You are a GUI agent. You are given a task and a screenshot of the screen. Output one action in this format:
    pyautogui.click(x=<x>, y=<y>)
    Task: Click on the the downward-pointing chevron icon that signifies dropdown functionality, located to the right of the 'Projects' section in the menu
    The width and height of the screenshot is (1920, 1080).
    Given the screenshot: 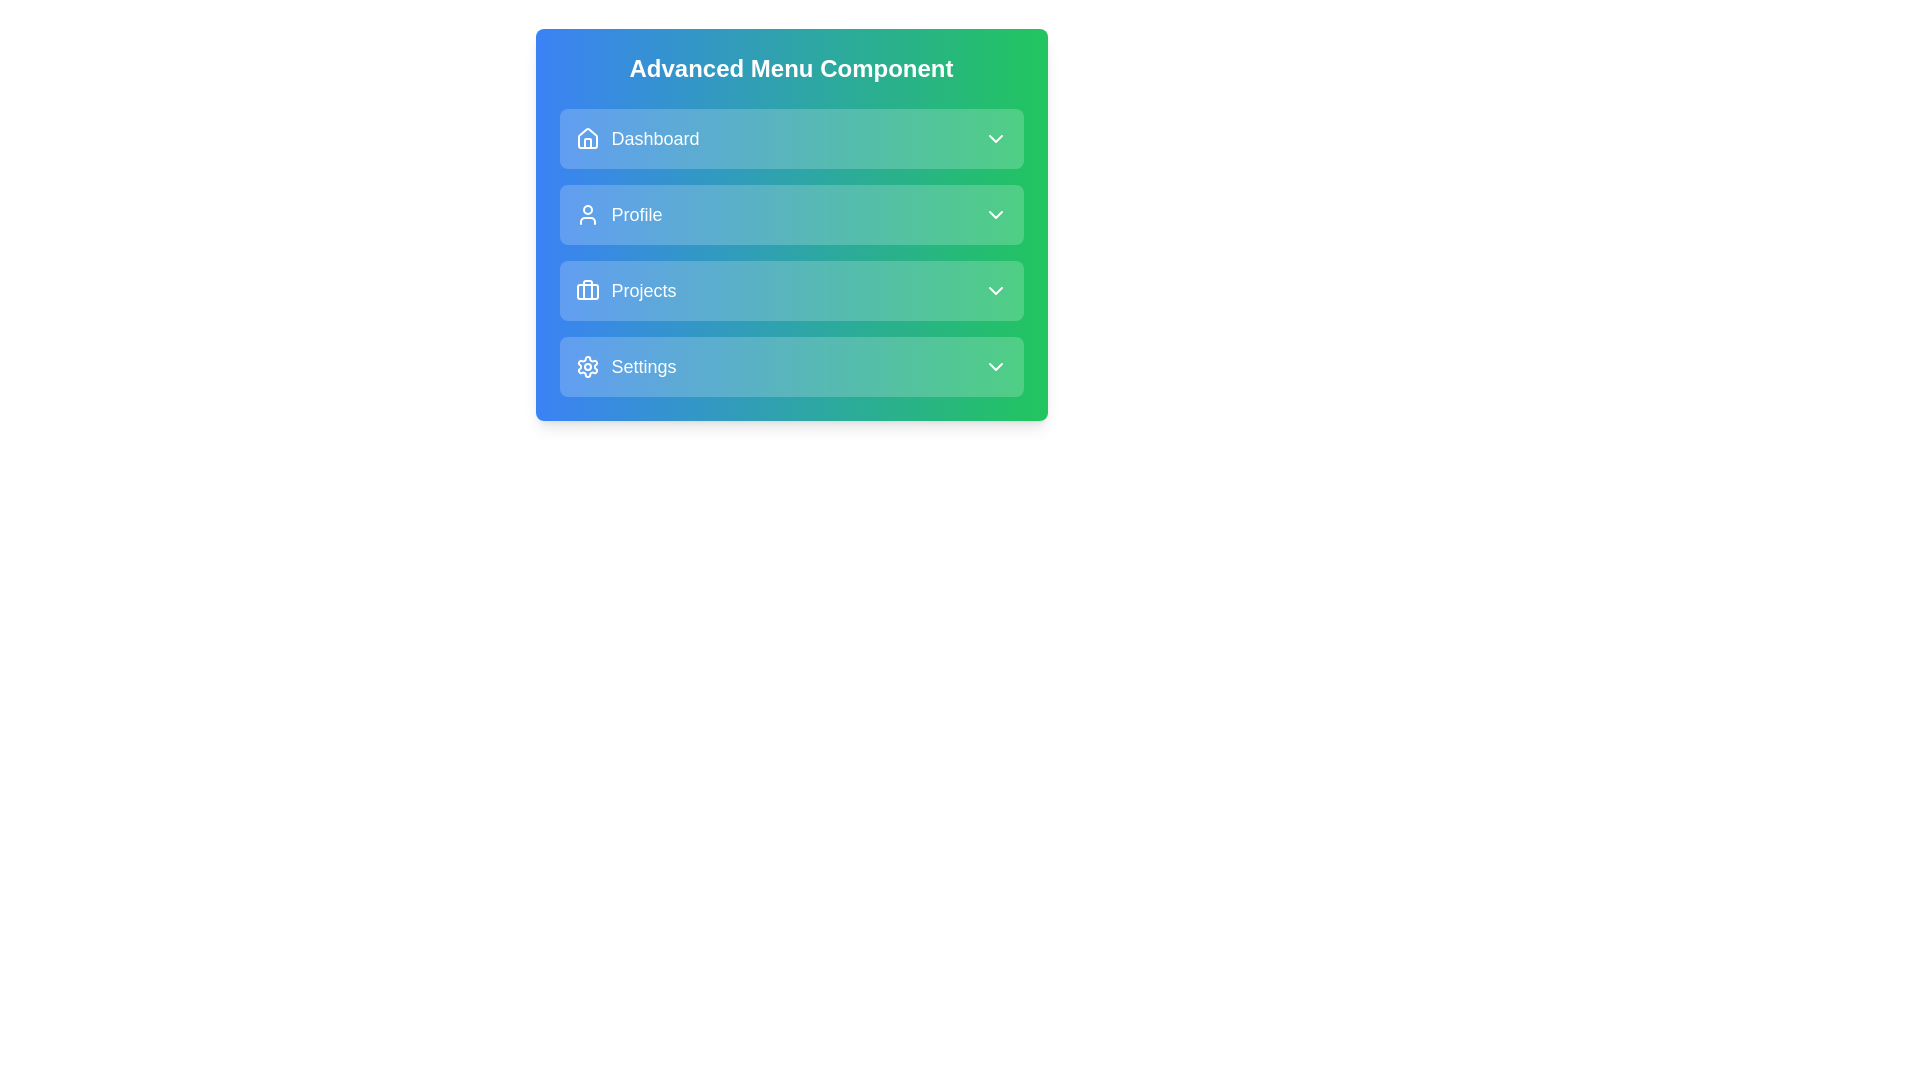 What is the action you would take?
    pyautogui.click(x=995, y=290)
    